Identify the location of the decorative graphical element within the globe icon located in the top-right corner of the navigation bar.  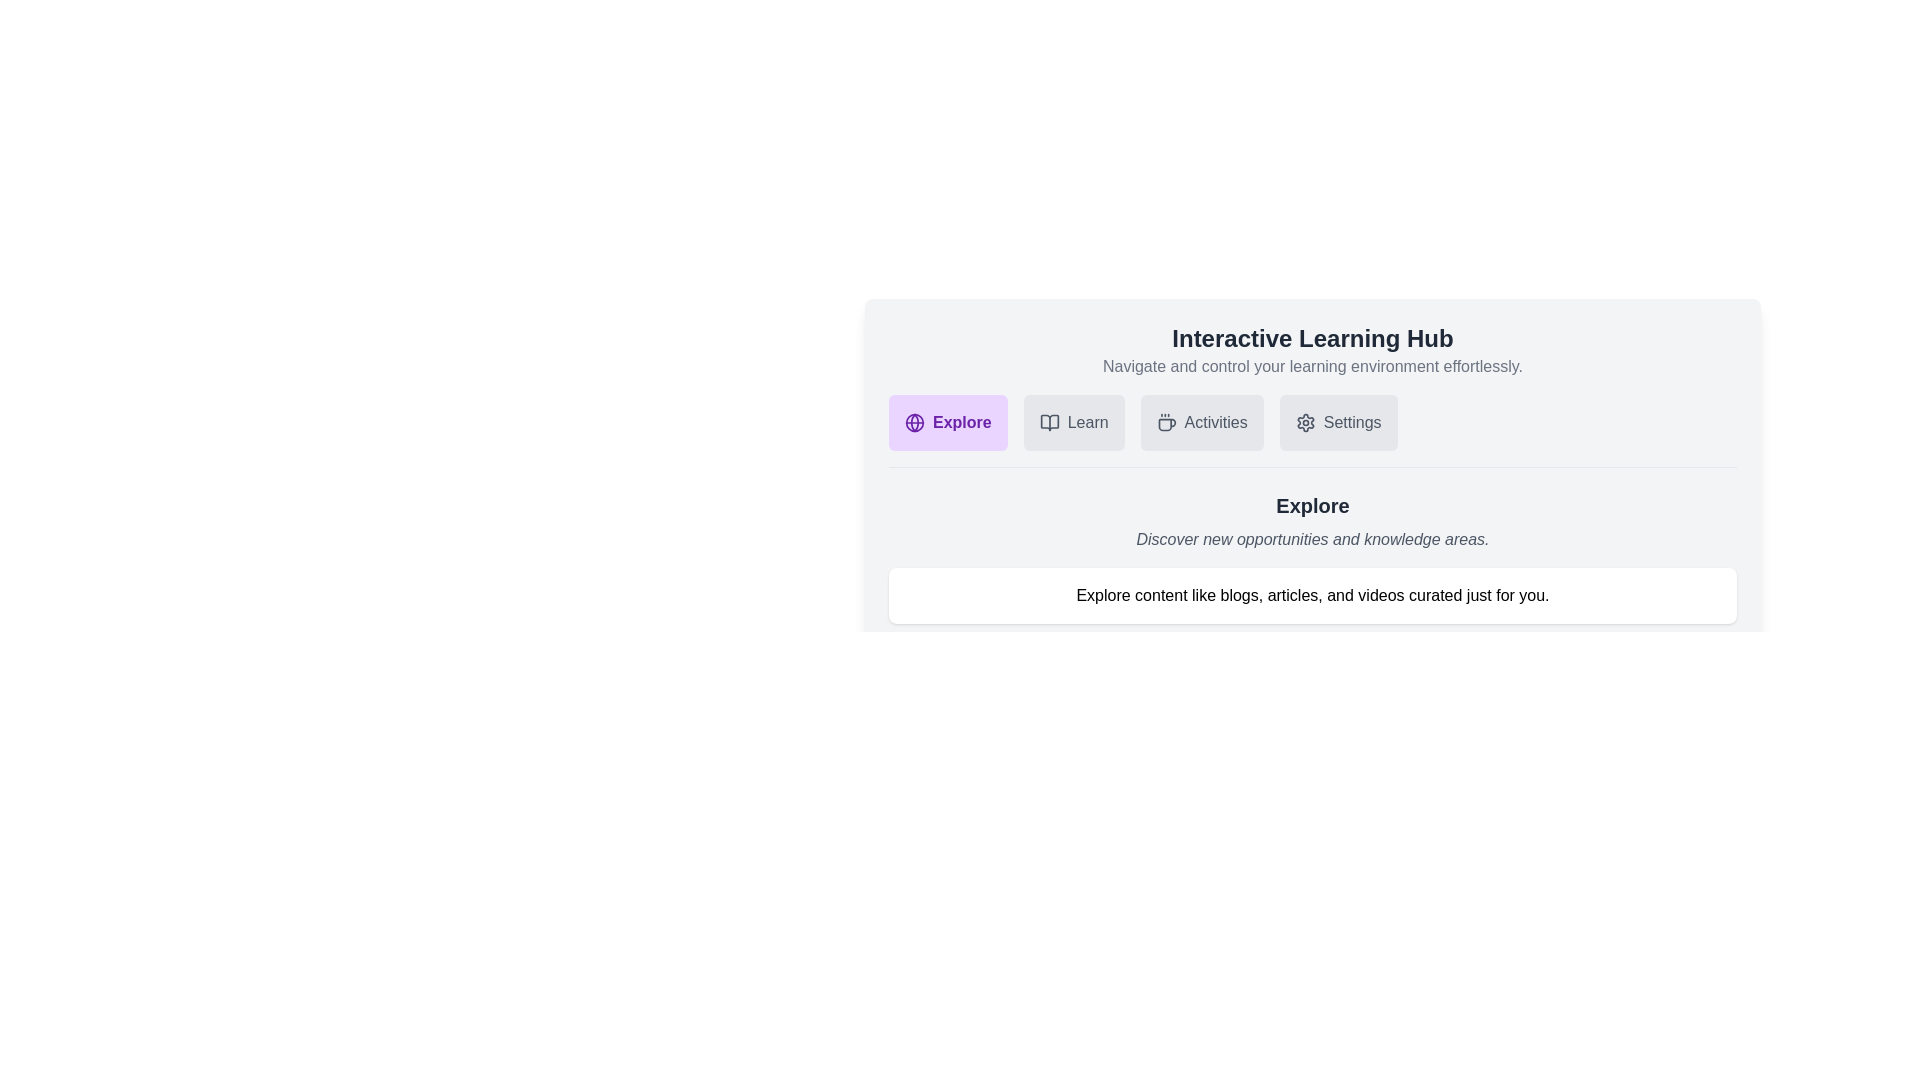
(914, 422).